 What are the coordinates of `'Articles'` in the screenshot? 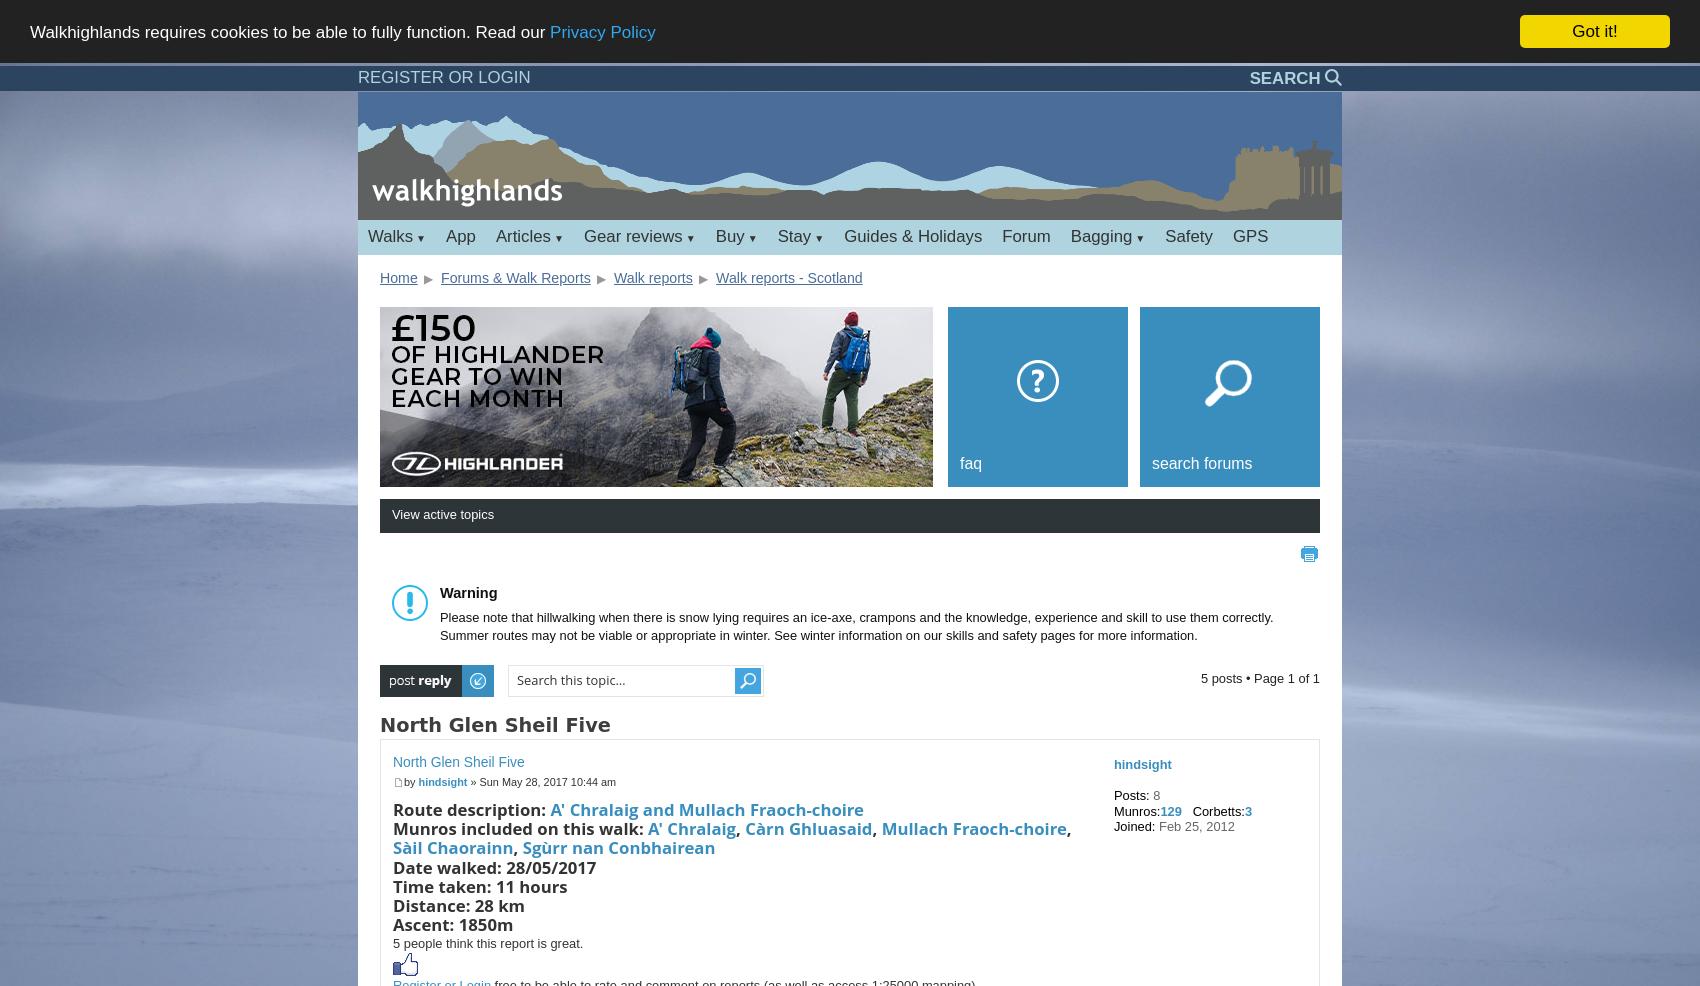 It's located at (495, 234).